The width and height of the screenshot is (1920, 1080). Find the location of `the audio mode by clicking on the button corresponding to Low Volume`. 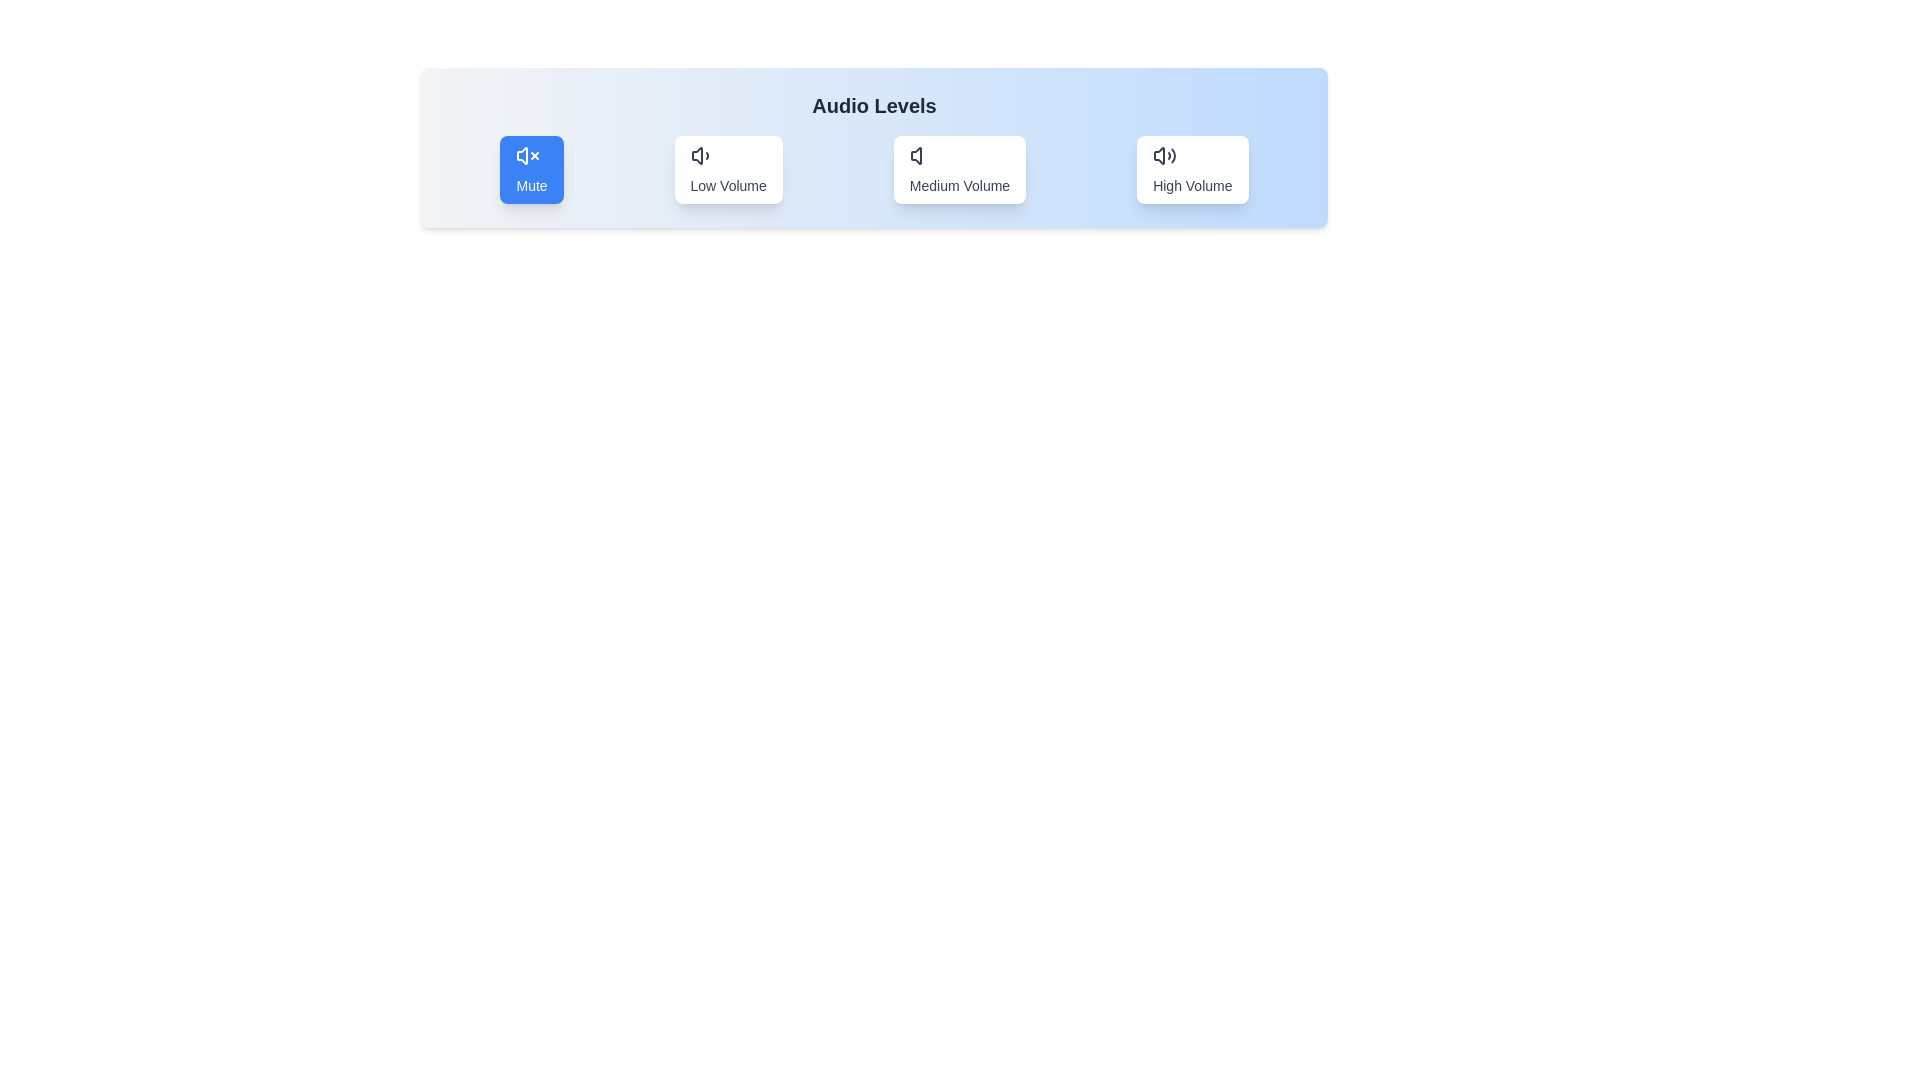

the audio mode by clicking on the button corresponding to Low Volume is located at coordinates (728, 168).